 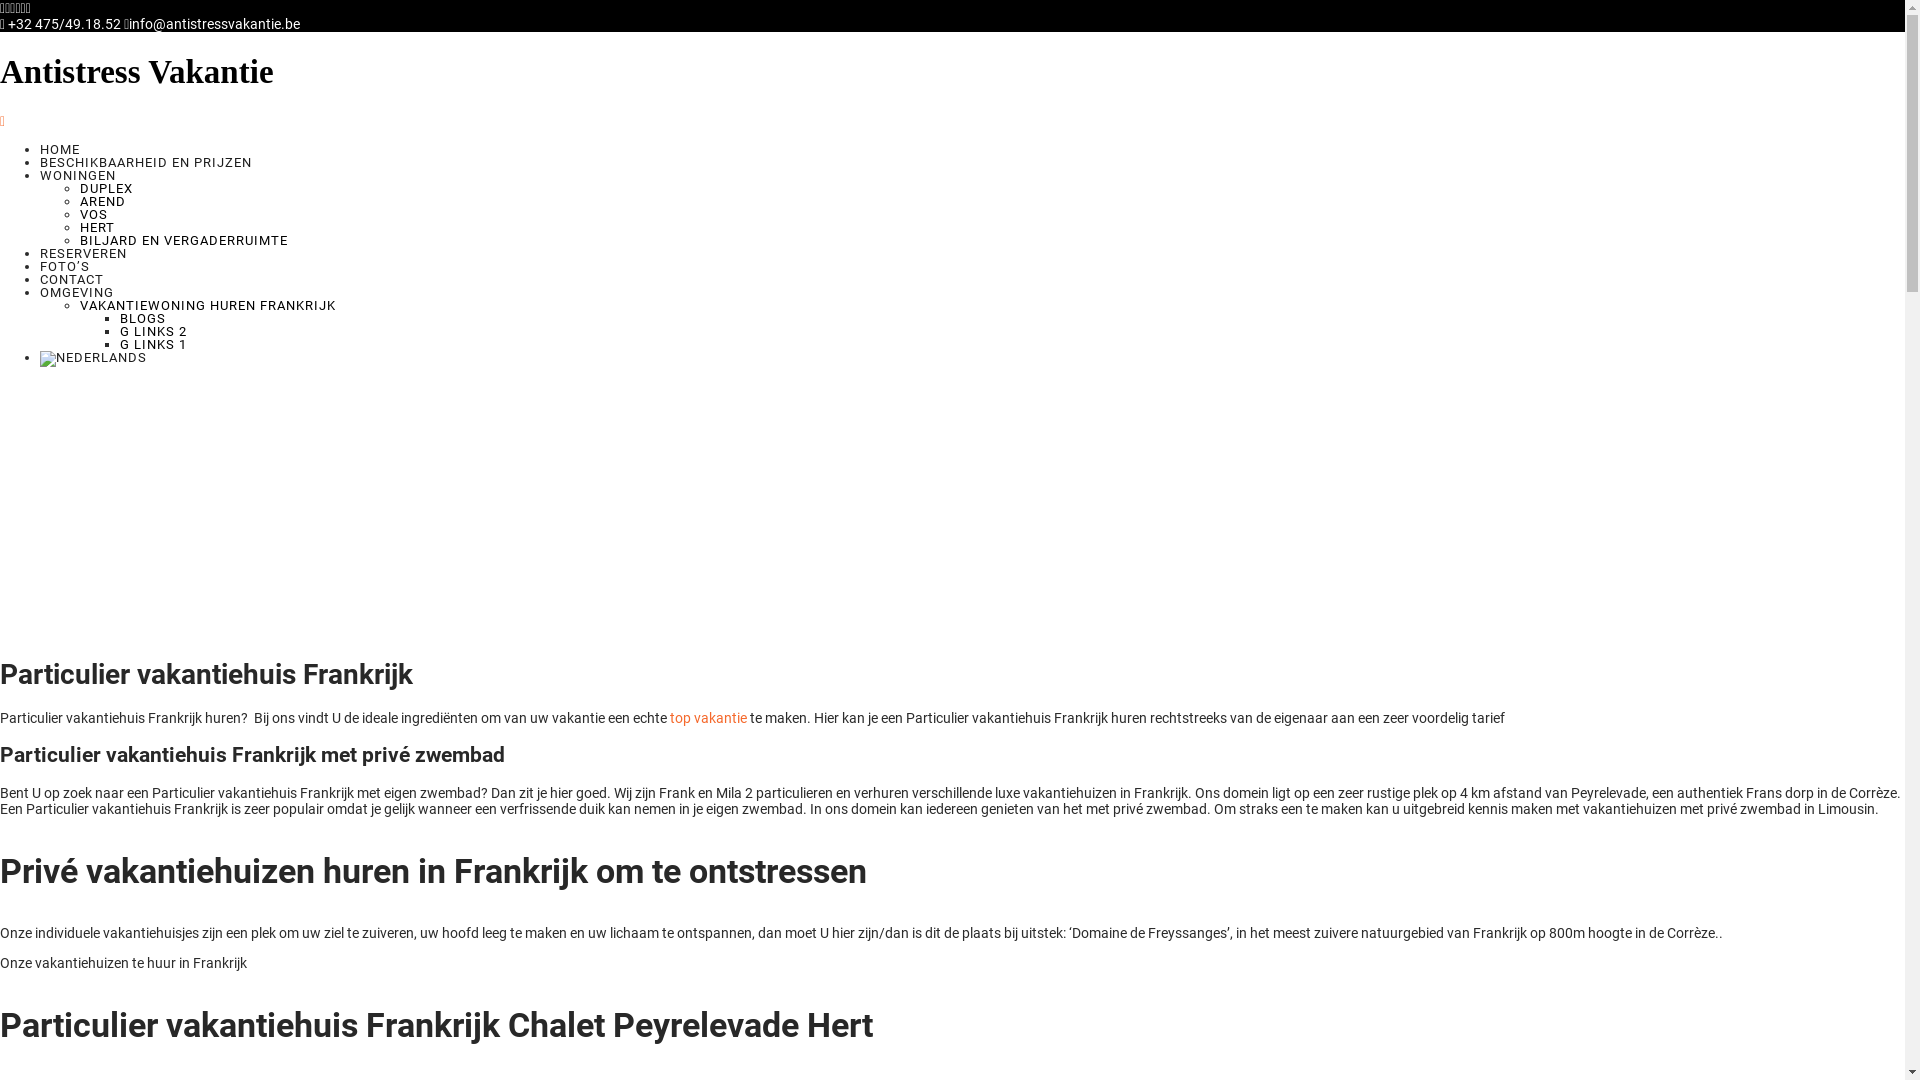 I want to click on 'twitter', so click(x=7, y=8).